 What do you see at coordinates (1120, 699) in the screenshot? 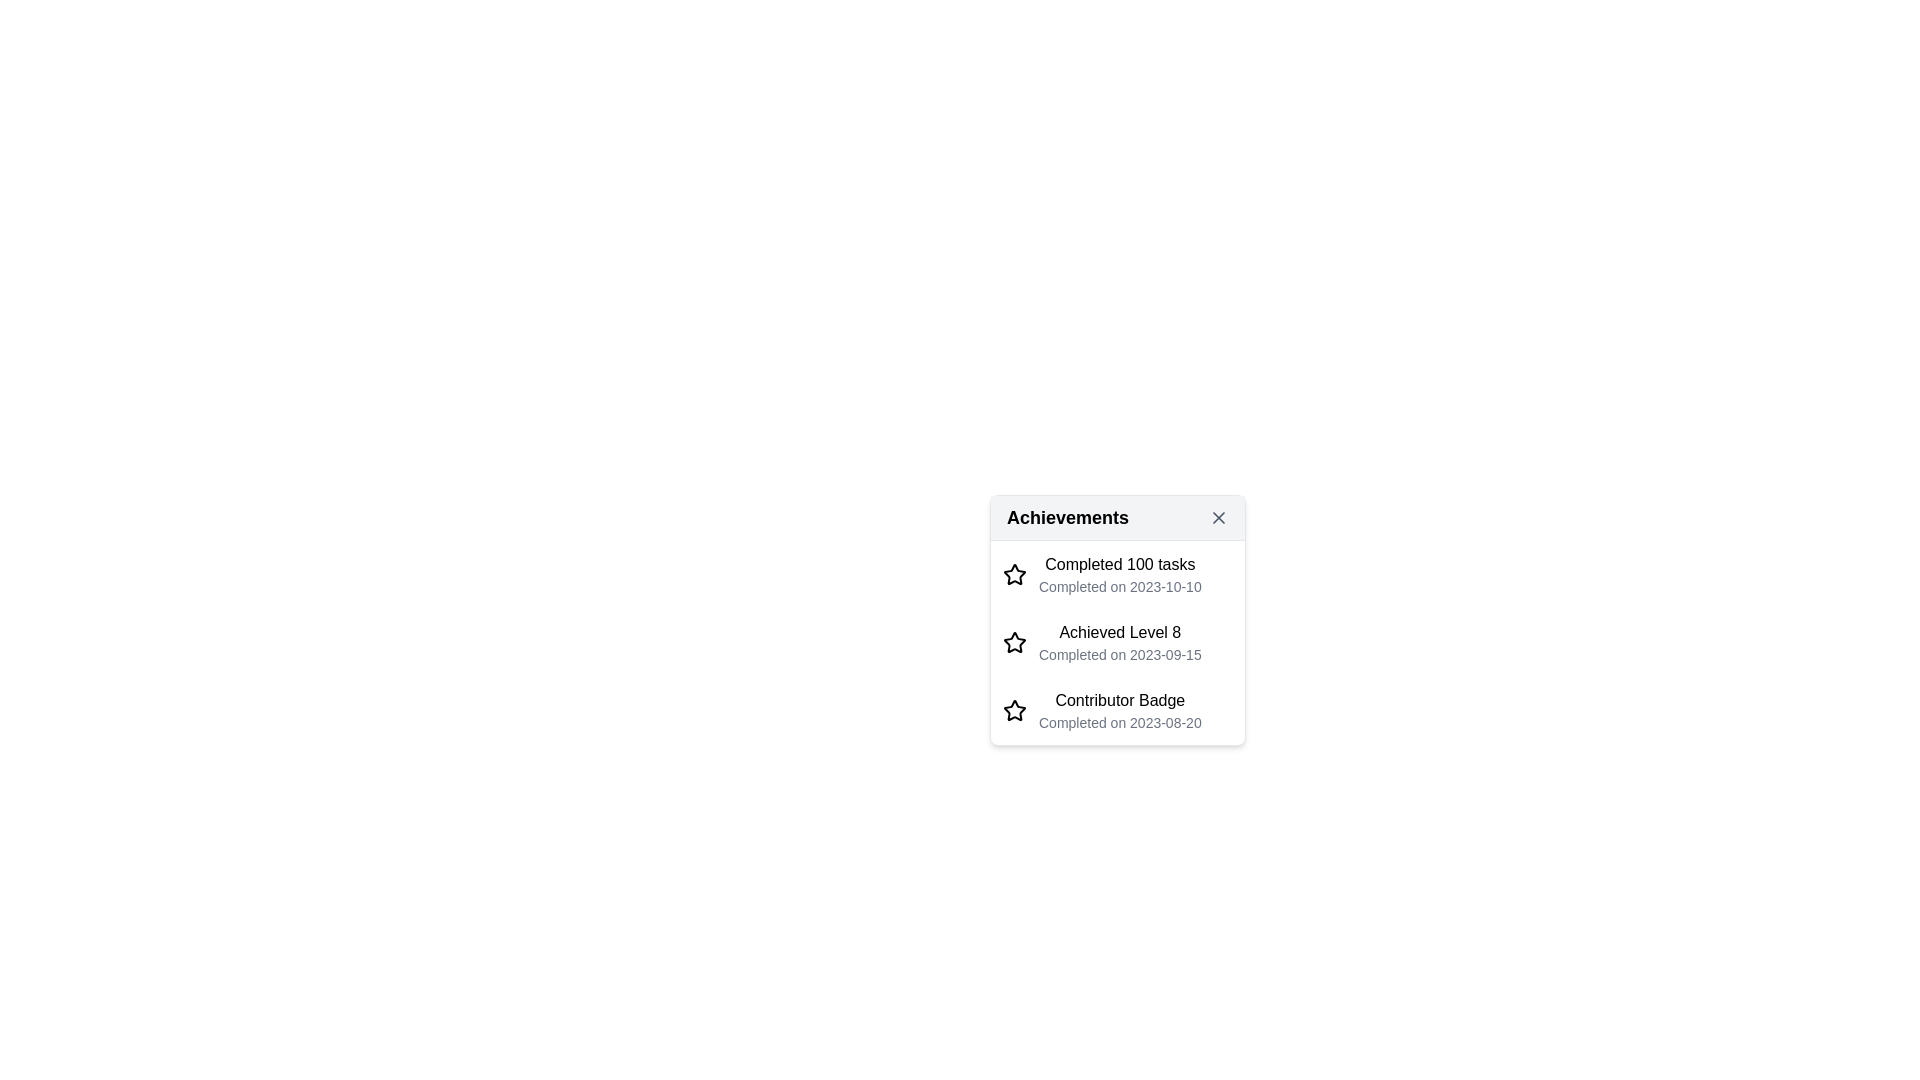
I see `the text label reading 'Contributor Badge', which is styled in bold black font and is the heading of the third achievement in a vertical list of achievements` at bounding box center [1120, 699].